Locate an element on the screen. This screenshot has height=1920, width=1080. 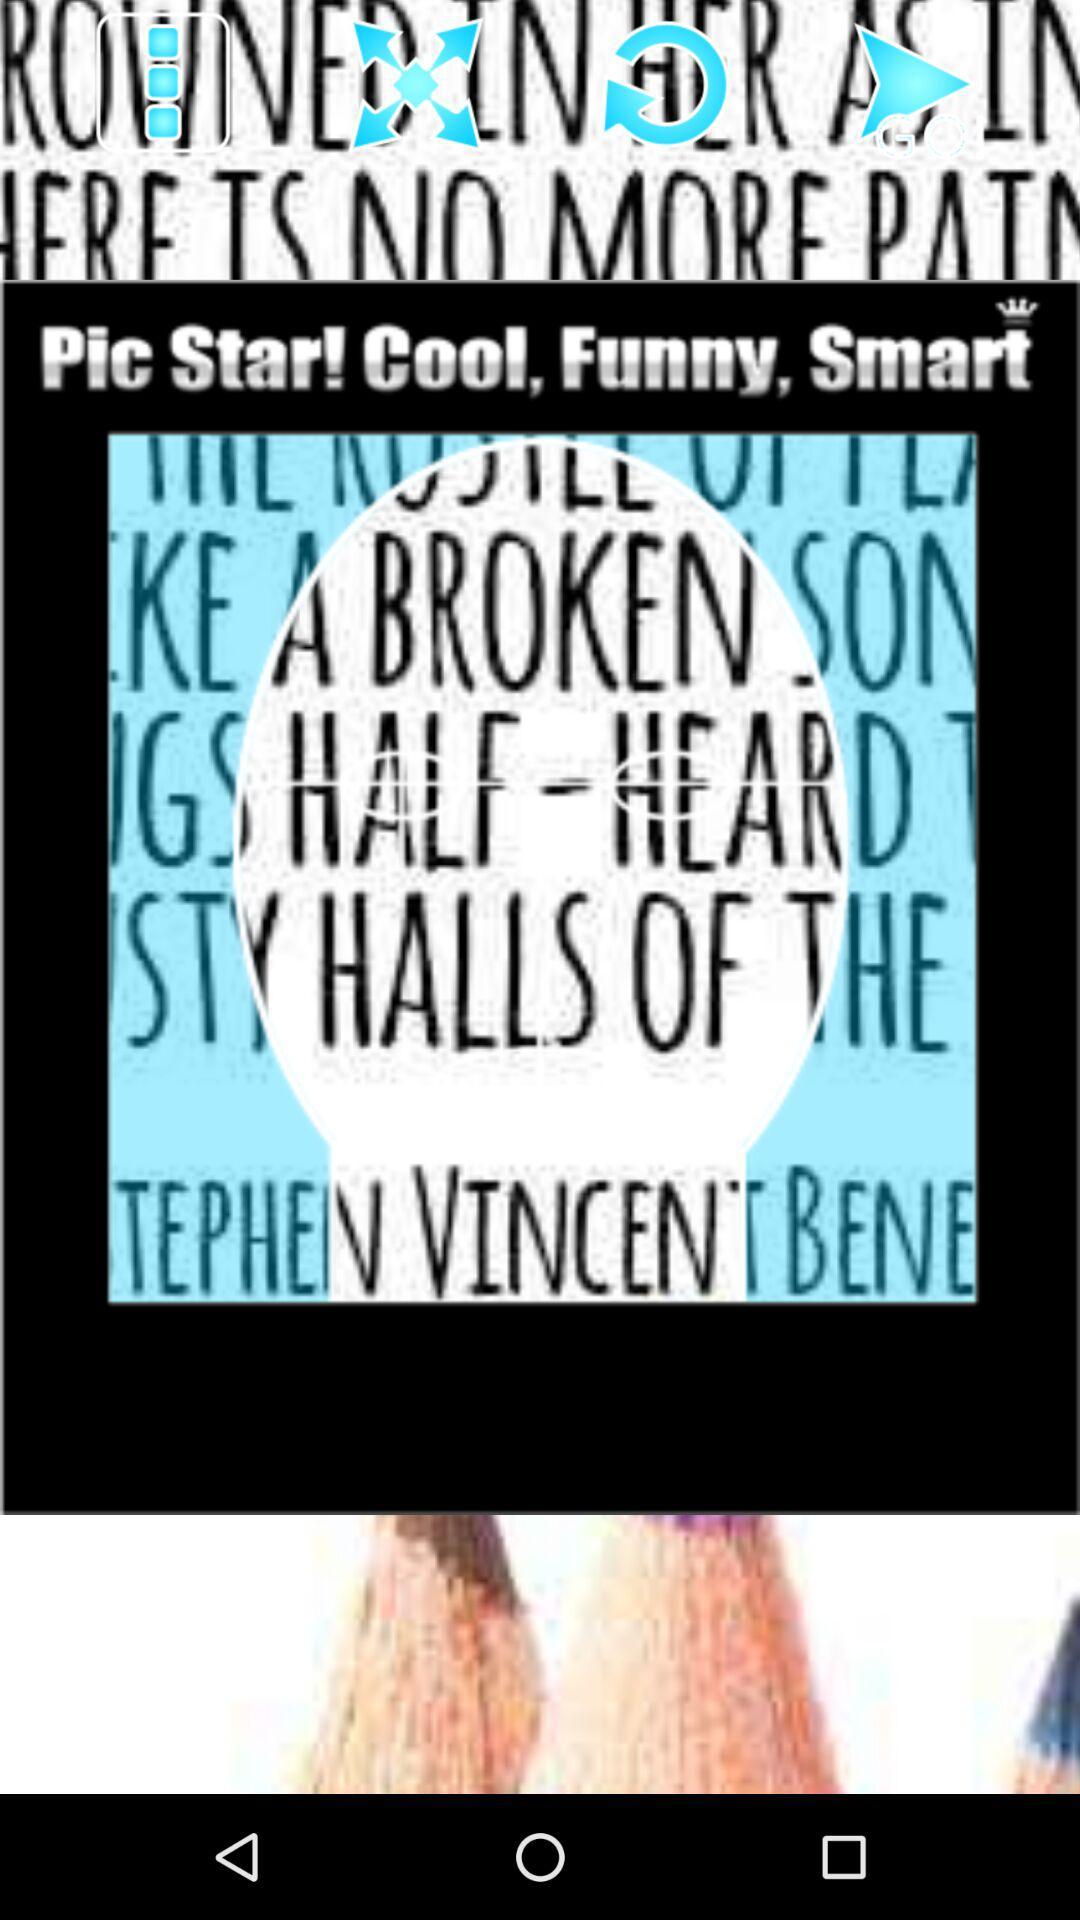
go forward is located at coordinates (916, 84).